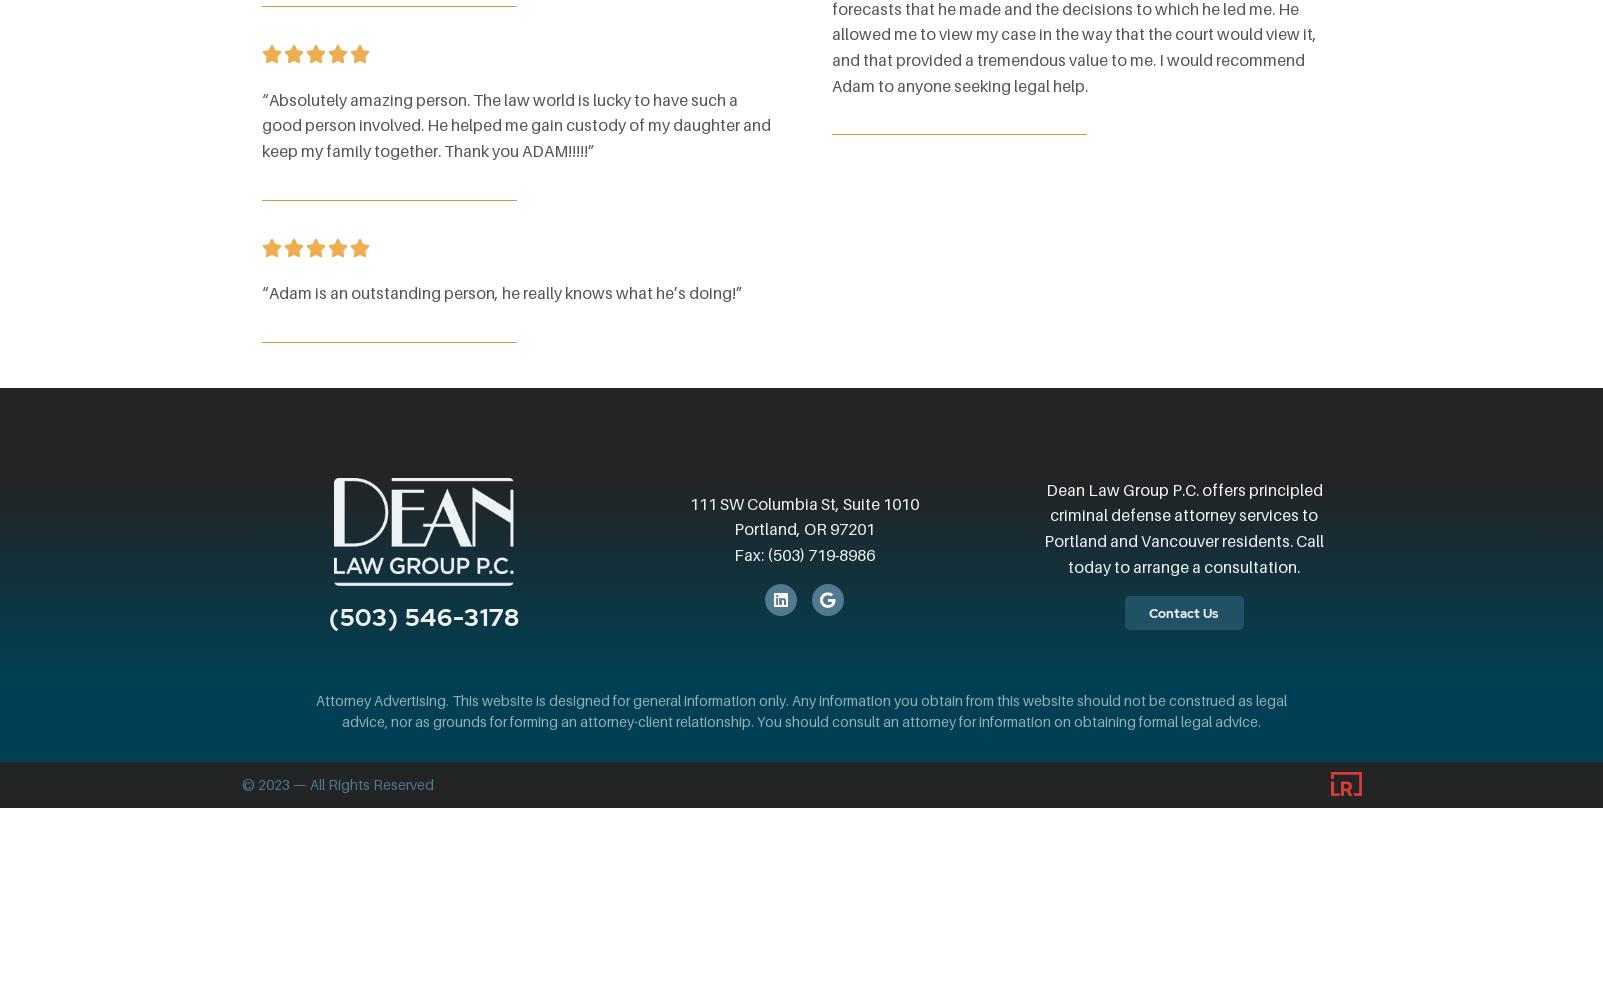 The width and height of the screenshot is (1603, 1000). I want to click on 'Contact Us', so click(1181, 611).